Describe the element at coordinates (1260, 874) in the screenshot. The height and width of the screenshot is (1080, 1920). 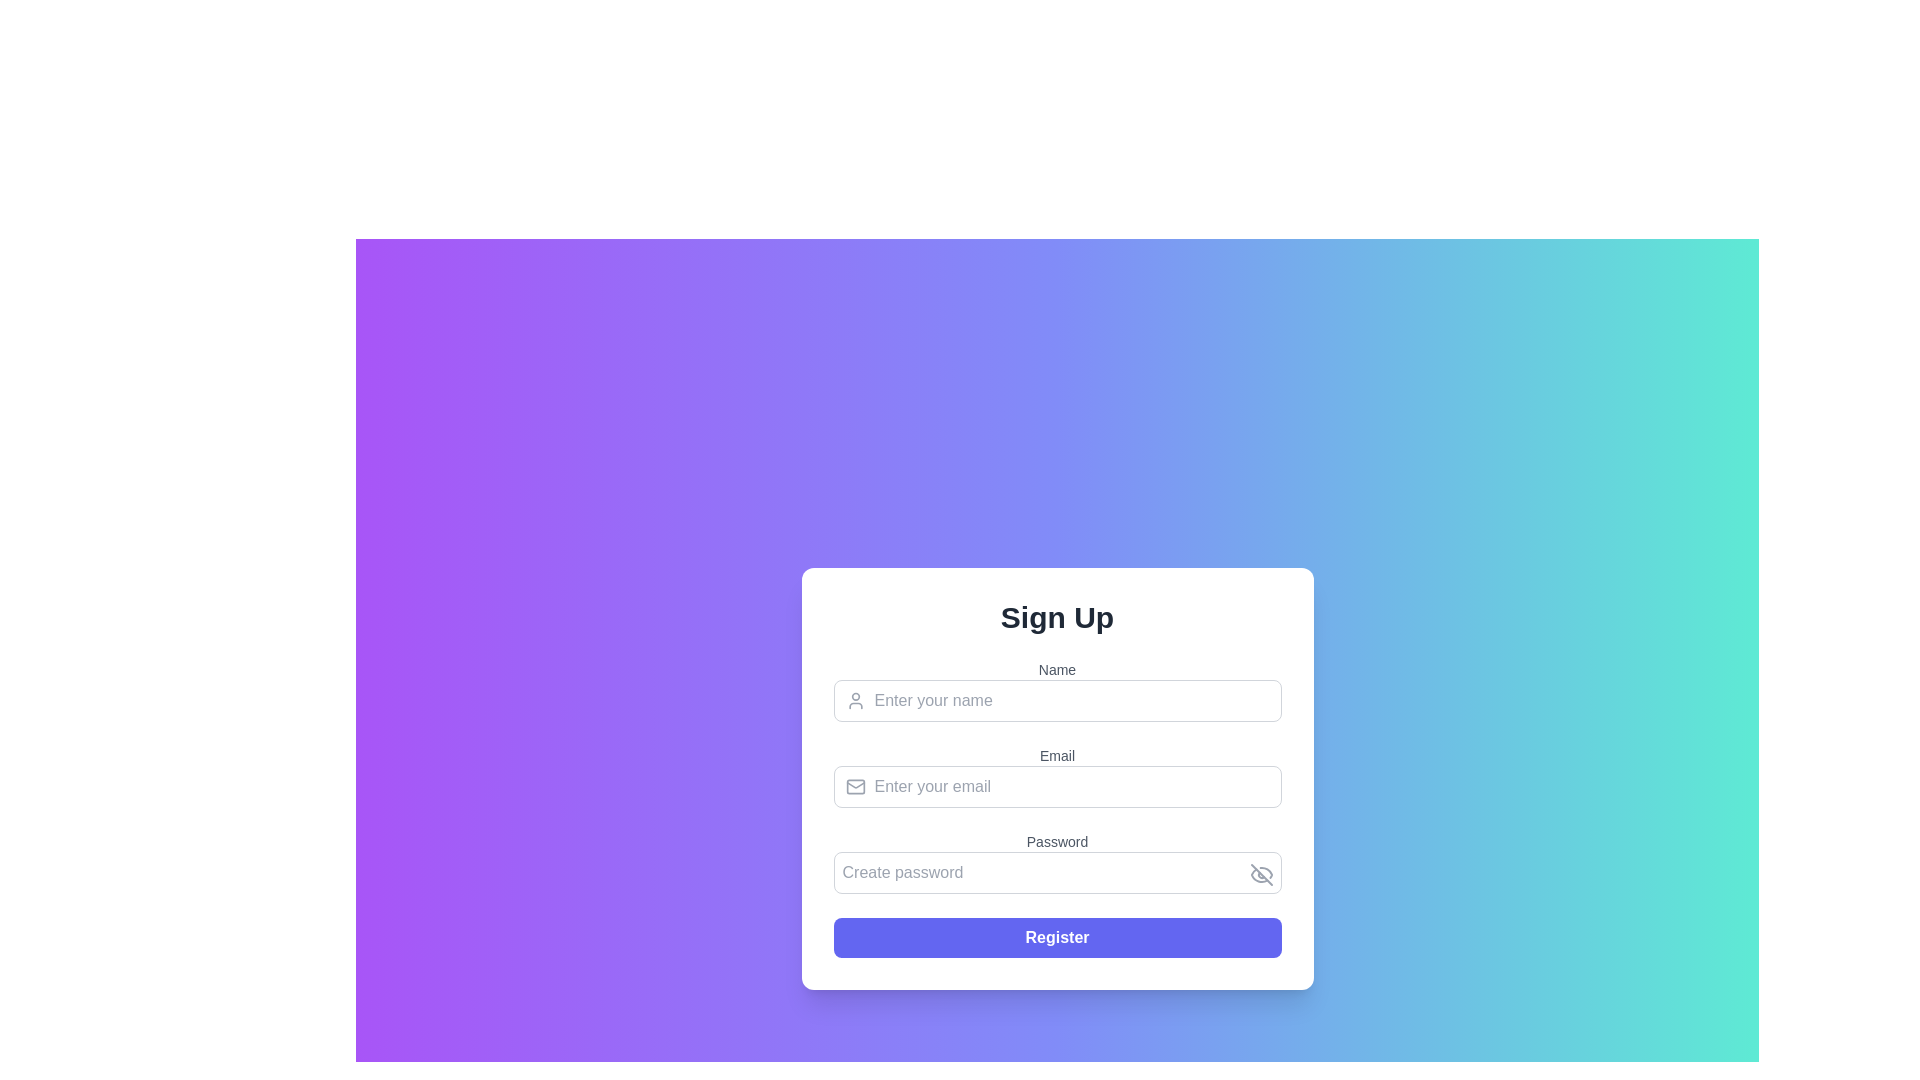
I see `the icon button located to the right of the 'Password' text input field` at that location.